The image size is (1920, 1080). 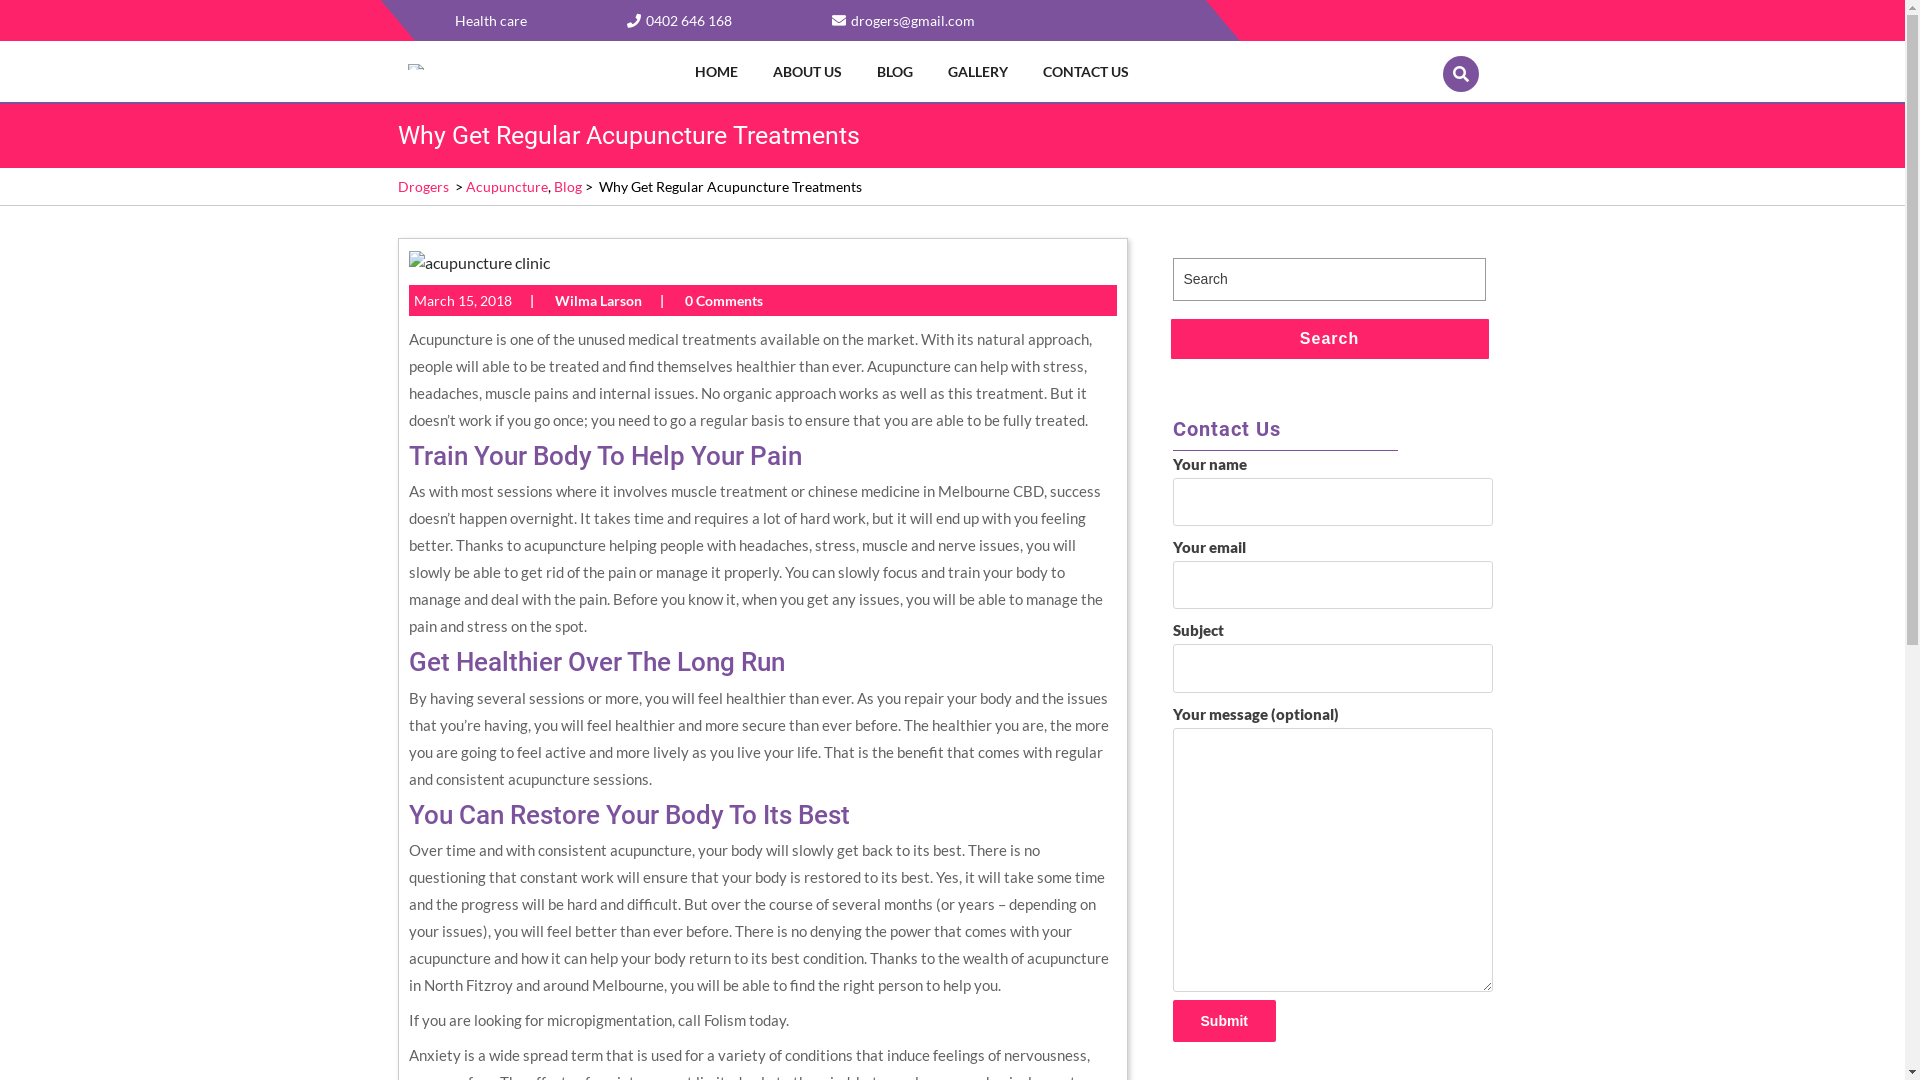 What do you see at coordinates (566, 186) in the screenshot?
I see `'Blog'` at bounding box center [566, 186].